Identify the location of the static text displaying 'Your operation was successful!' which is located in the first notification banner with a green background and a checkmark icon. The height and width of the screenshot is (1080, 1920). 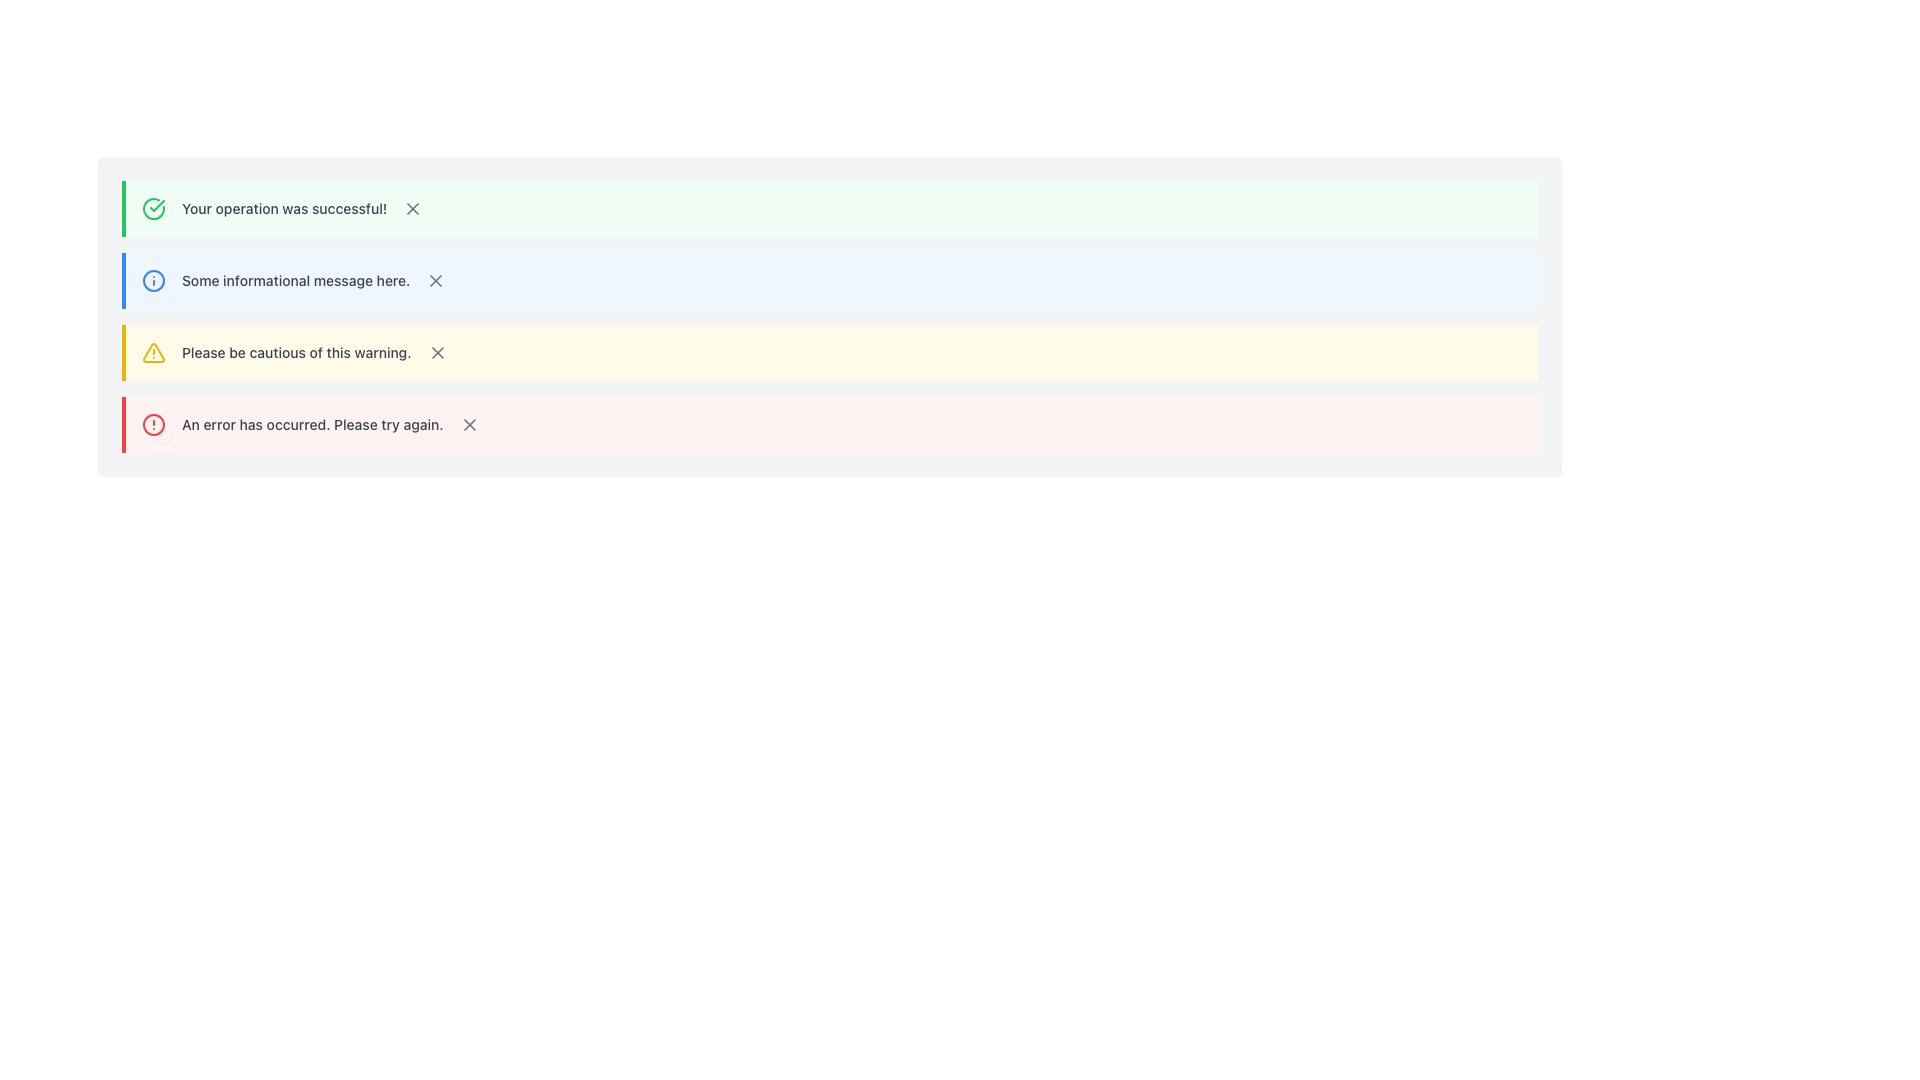
(283, 208).